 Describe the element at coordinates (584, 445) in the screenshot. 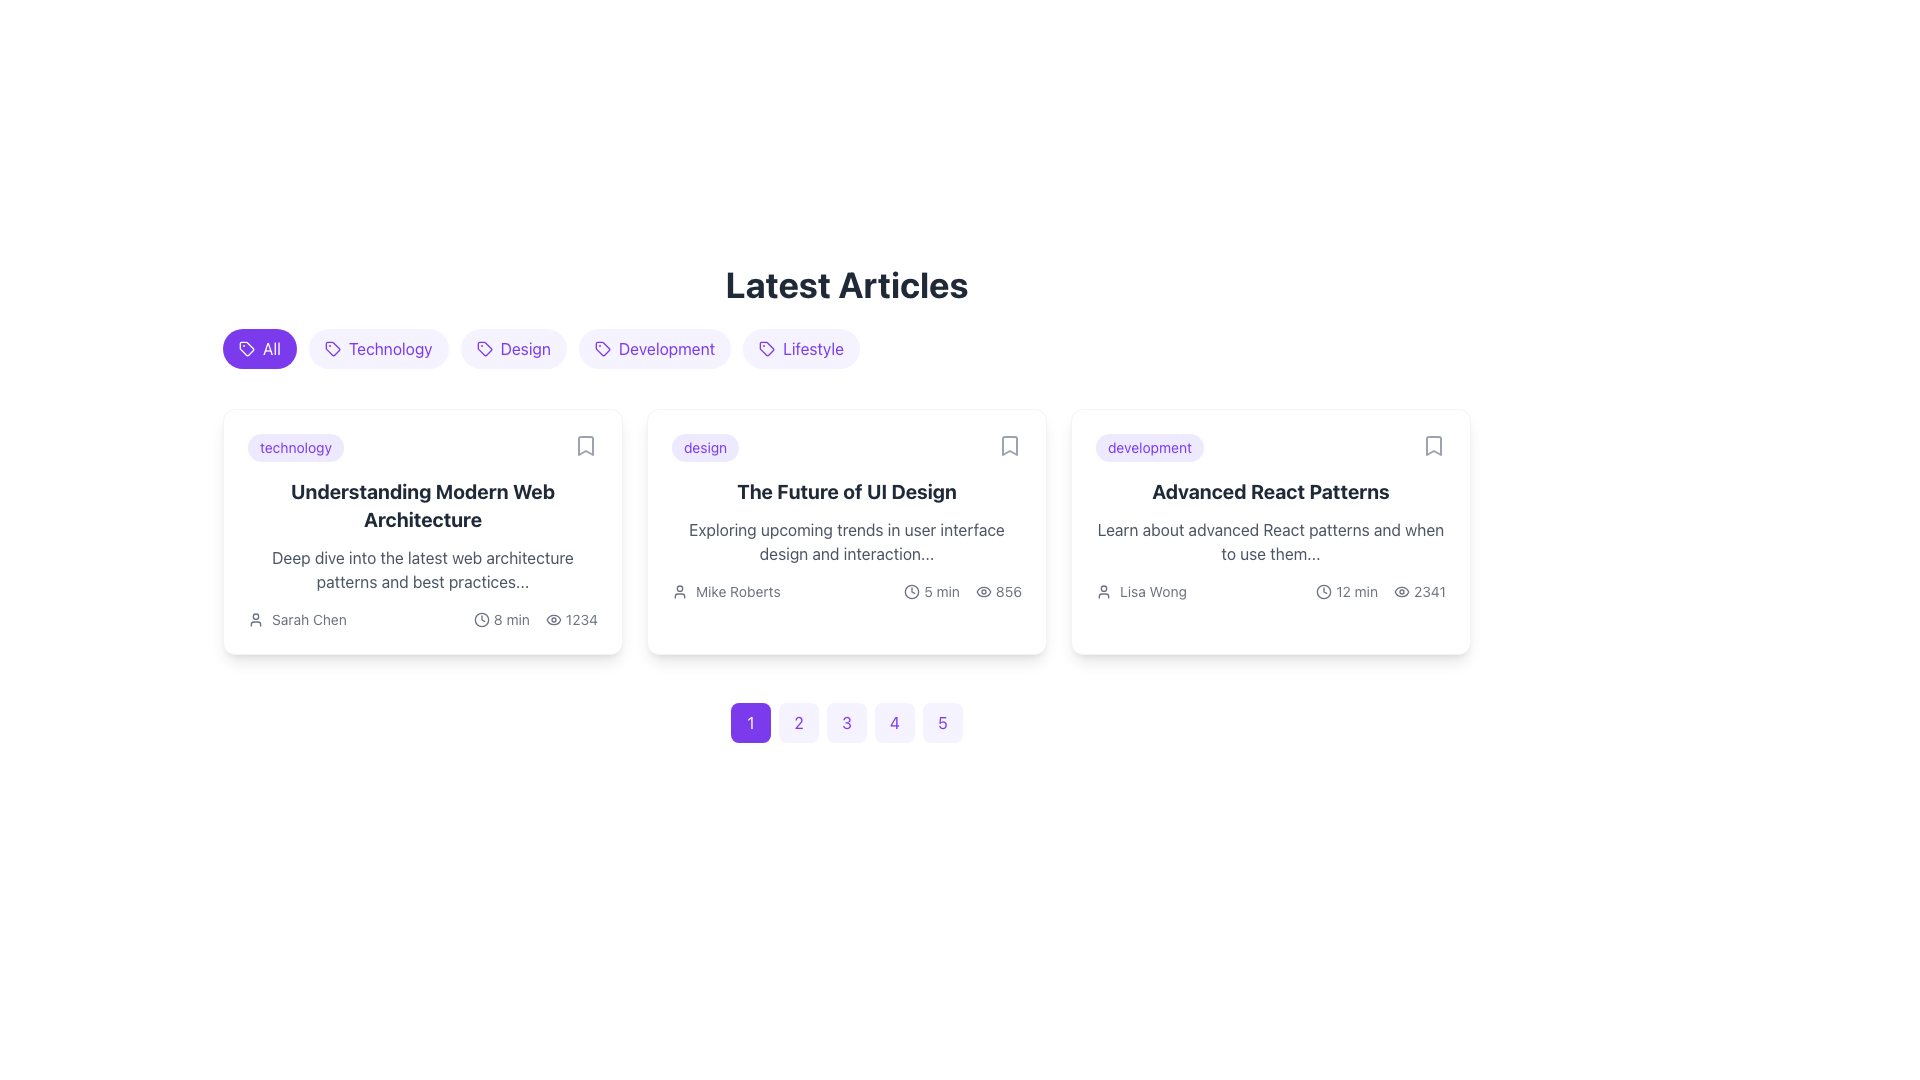

I see `the bookmark toggle icon located in the upper-right corner of the card titled 'Understanding Modern Web Architecture' in the 'Latest Articles' section` at that location.